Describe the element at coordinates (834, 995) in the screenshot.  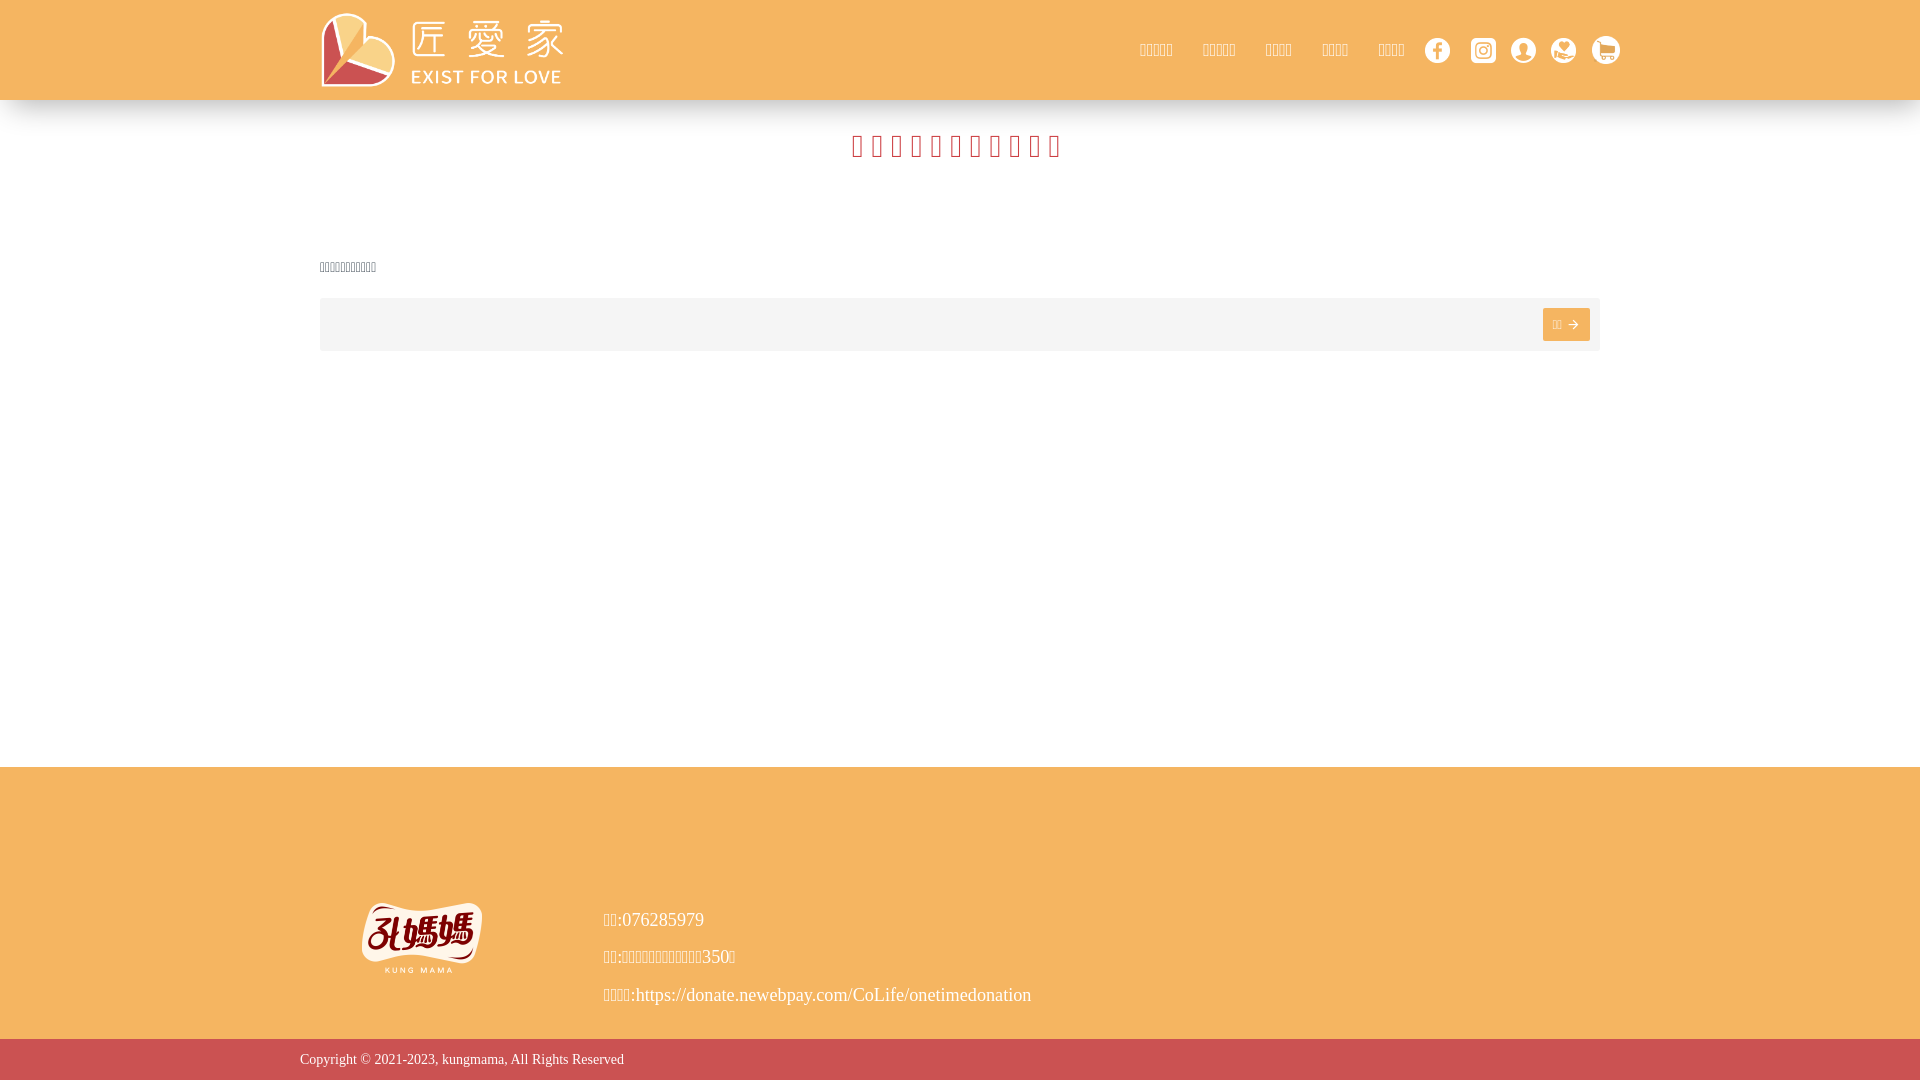
I see `'https://donate.newebpay.com/CoLife/onetimedonation'` at that location.